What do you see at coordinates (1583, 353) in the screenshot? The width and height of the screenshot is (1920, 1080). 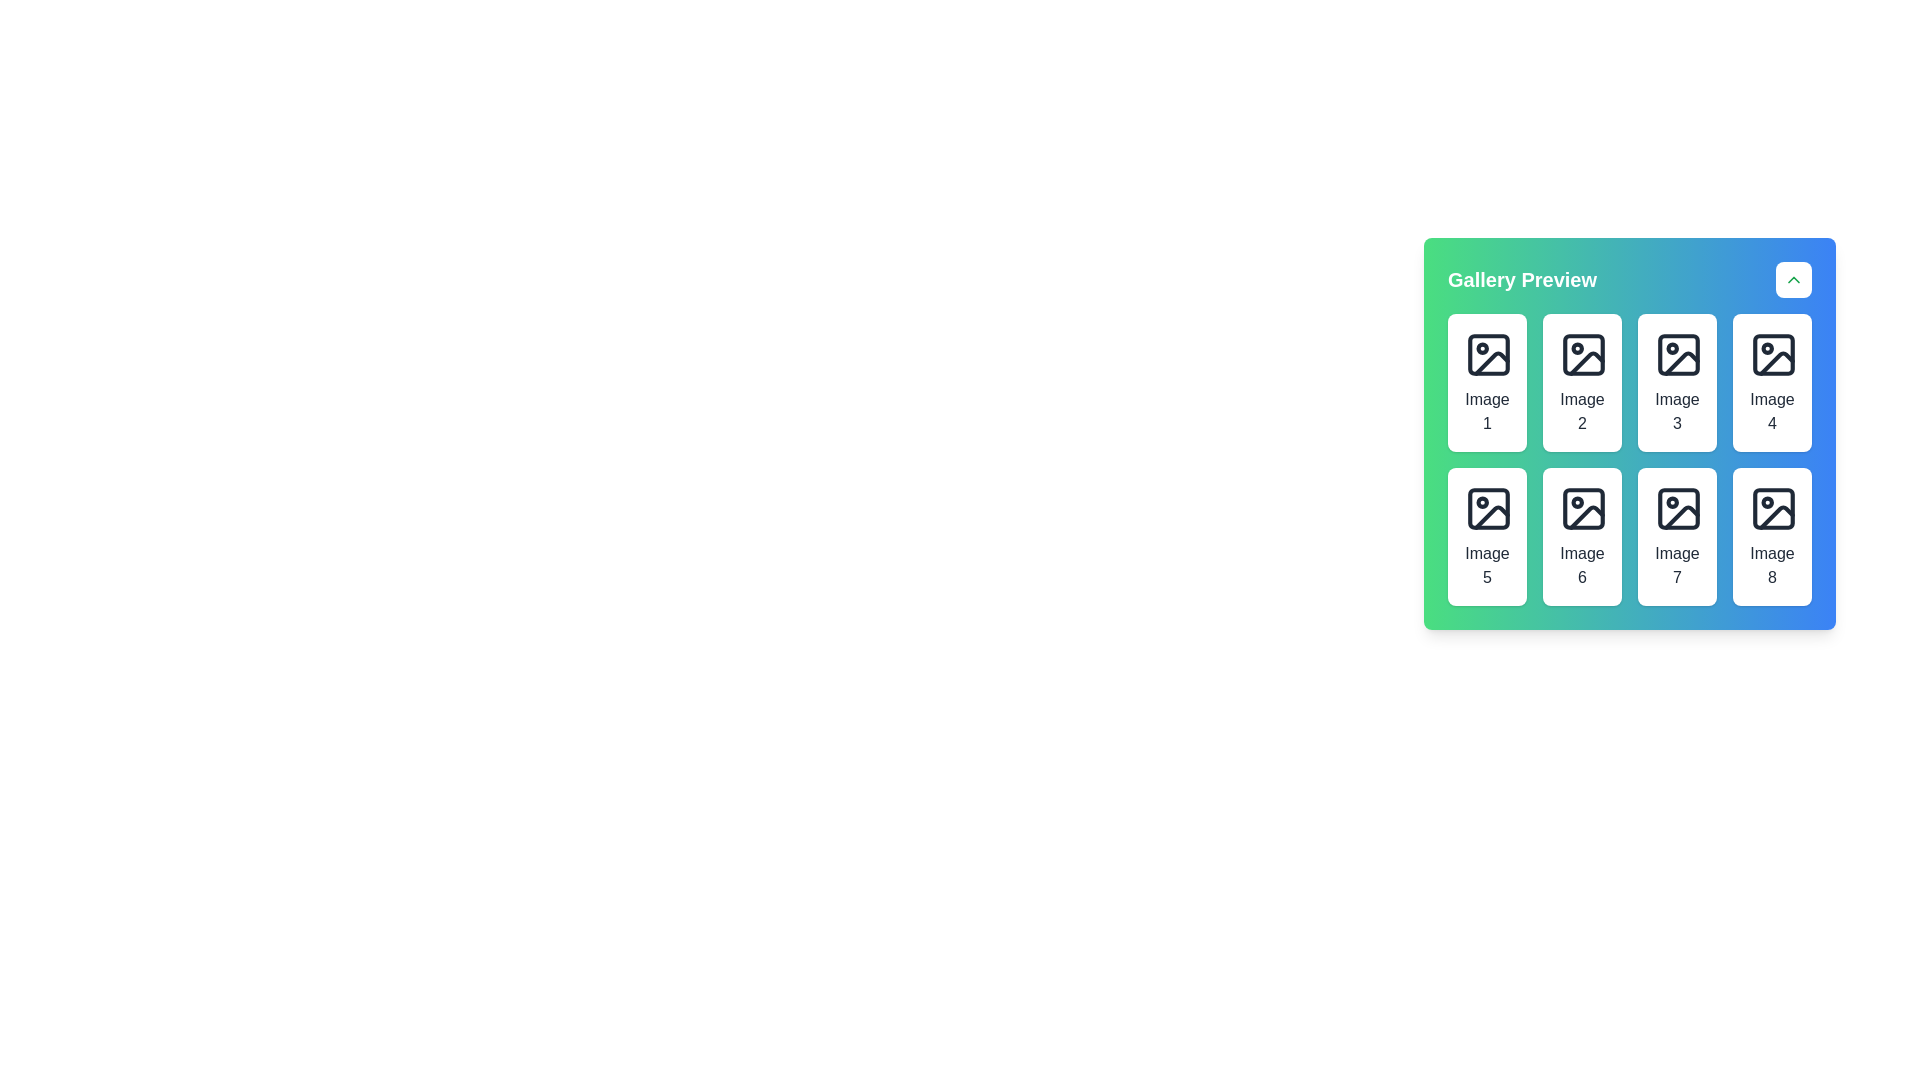 I see `the upper-center icon representing 'Image 2'` at bounding box center [1583, 353].